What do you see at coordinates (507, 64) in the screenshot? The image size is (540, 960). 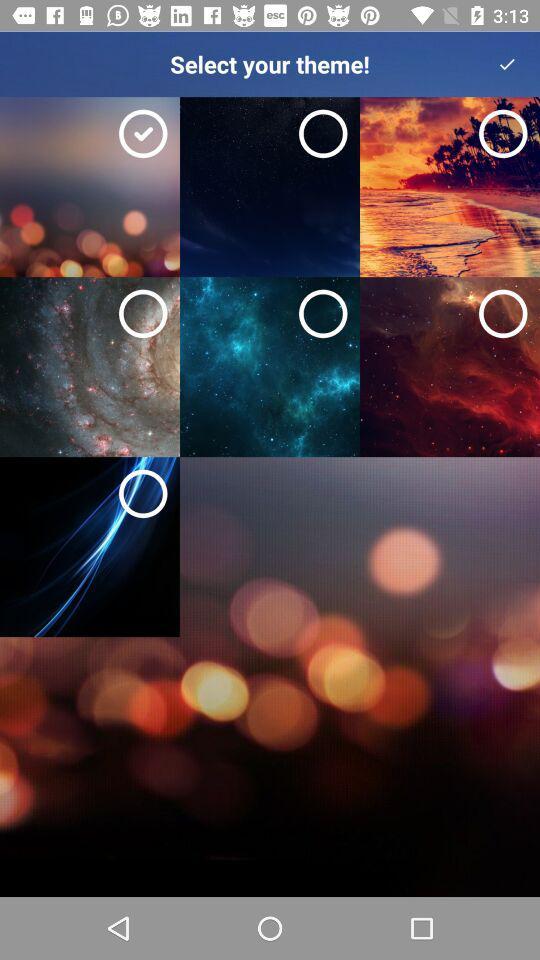 I see `icon next to select your theme! item` at bounding box center [507, 64].